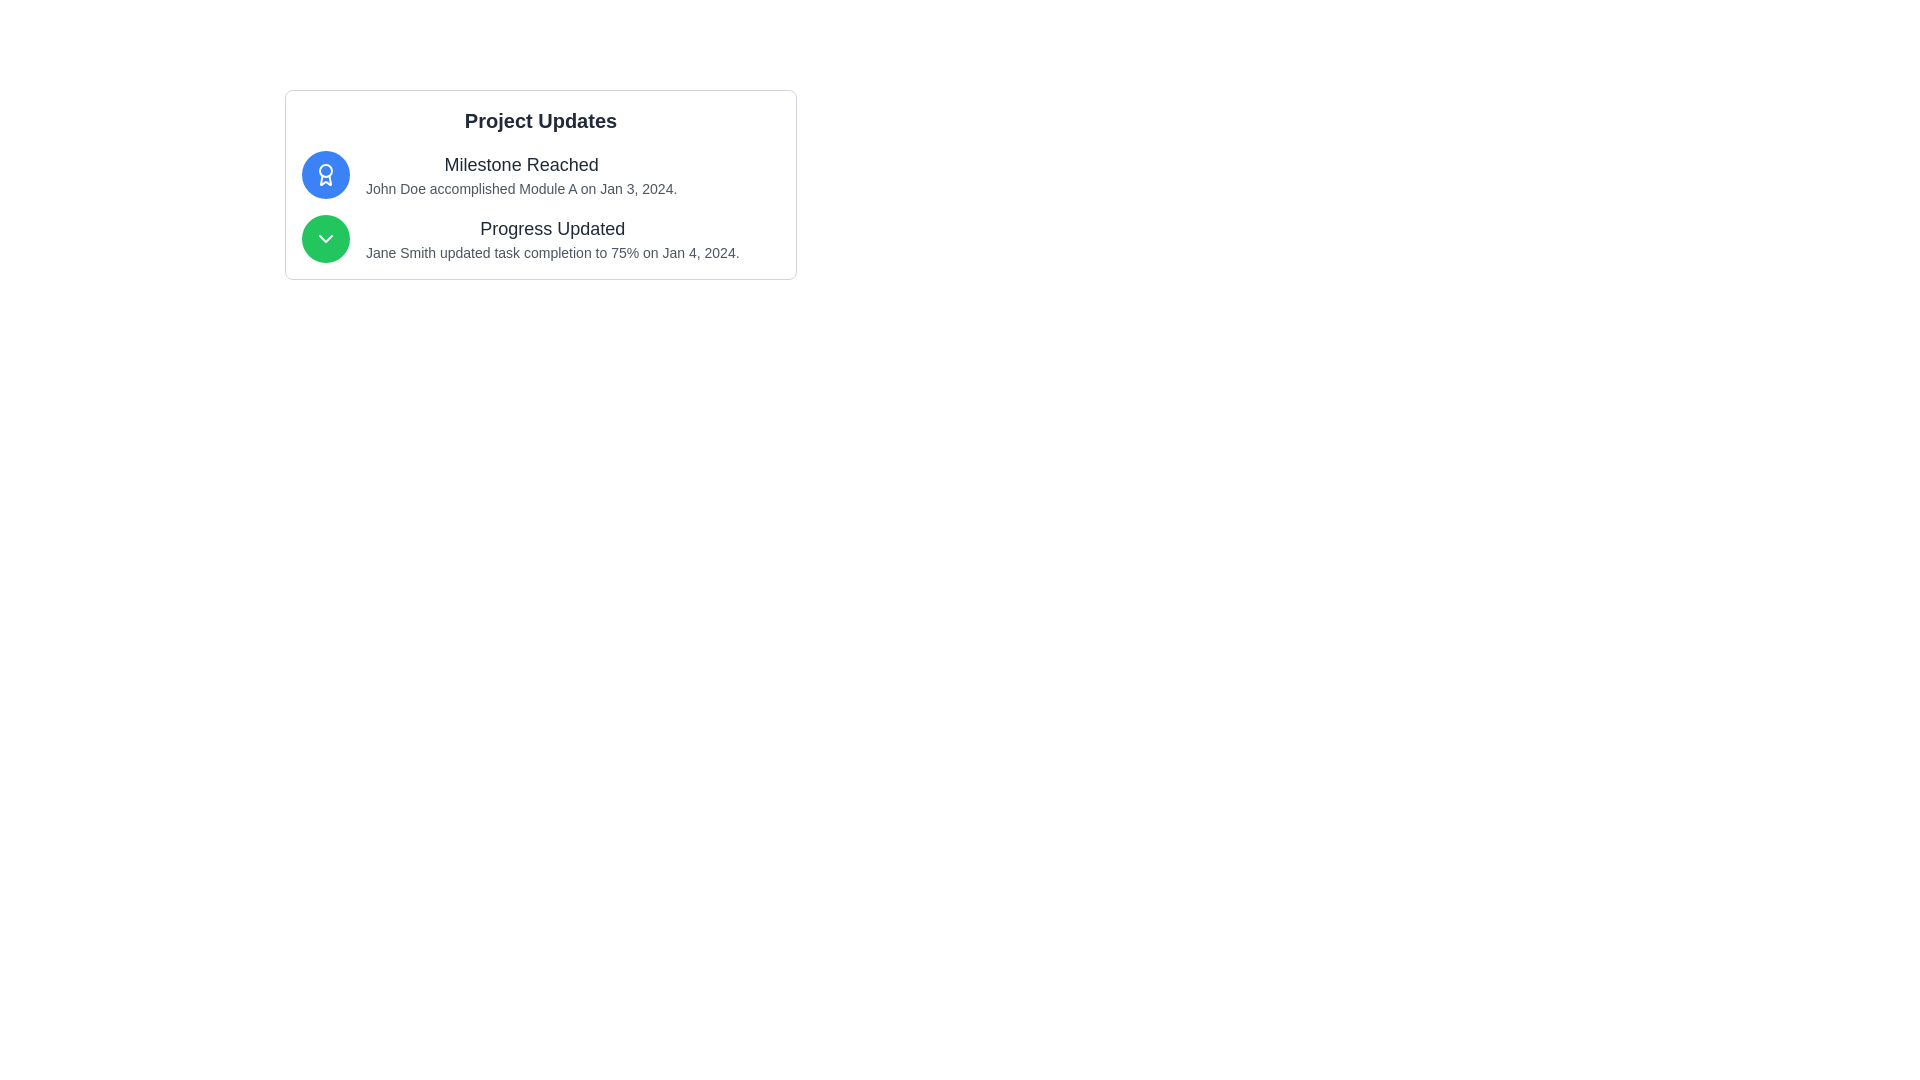  I want to click on the notification card informing users about a status update made by 'Jane Smith' regarding task completion, which is the second item in the vertically stacked collection of notifications, so click(541, 238).